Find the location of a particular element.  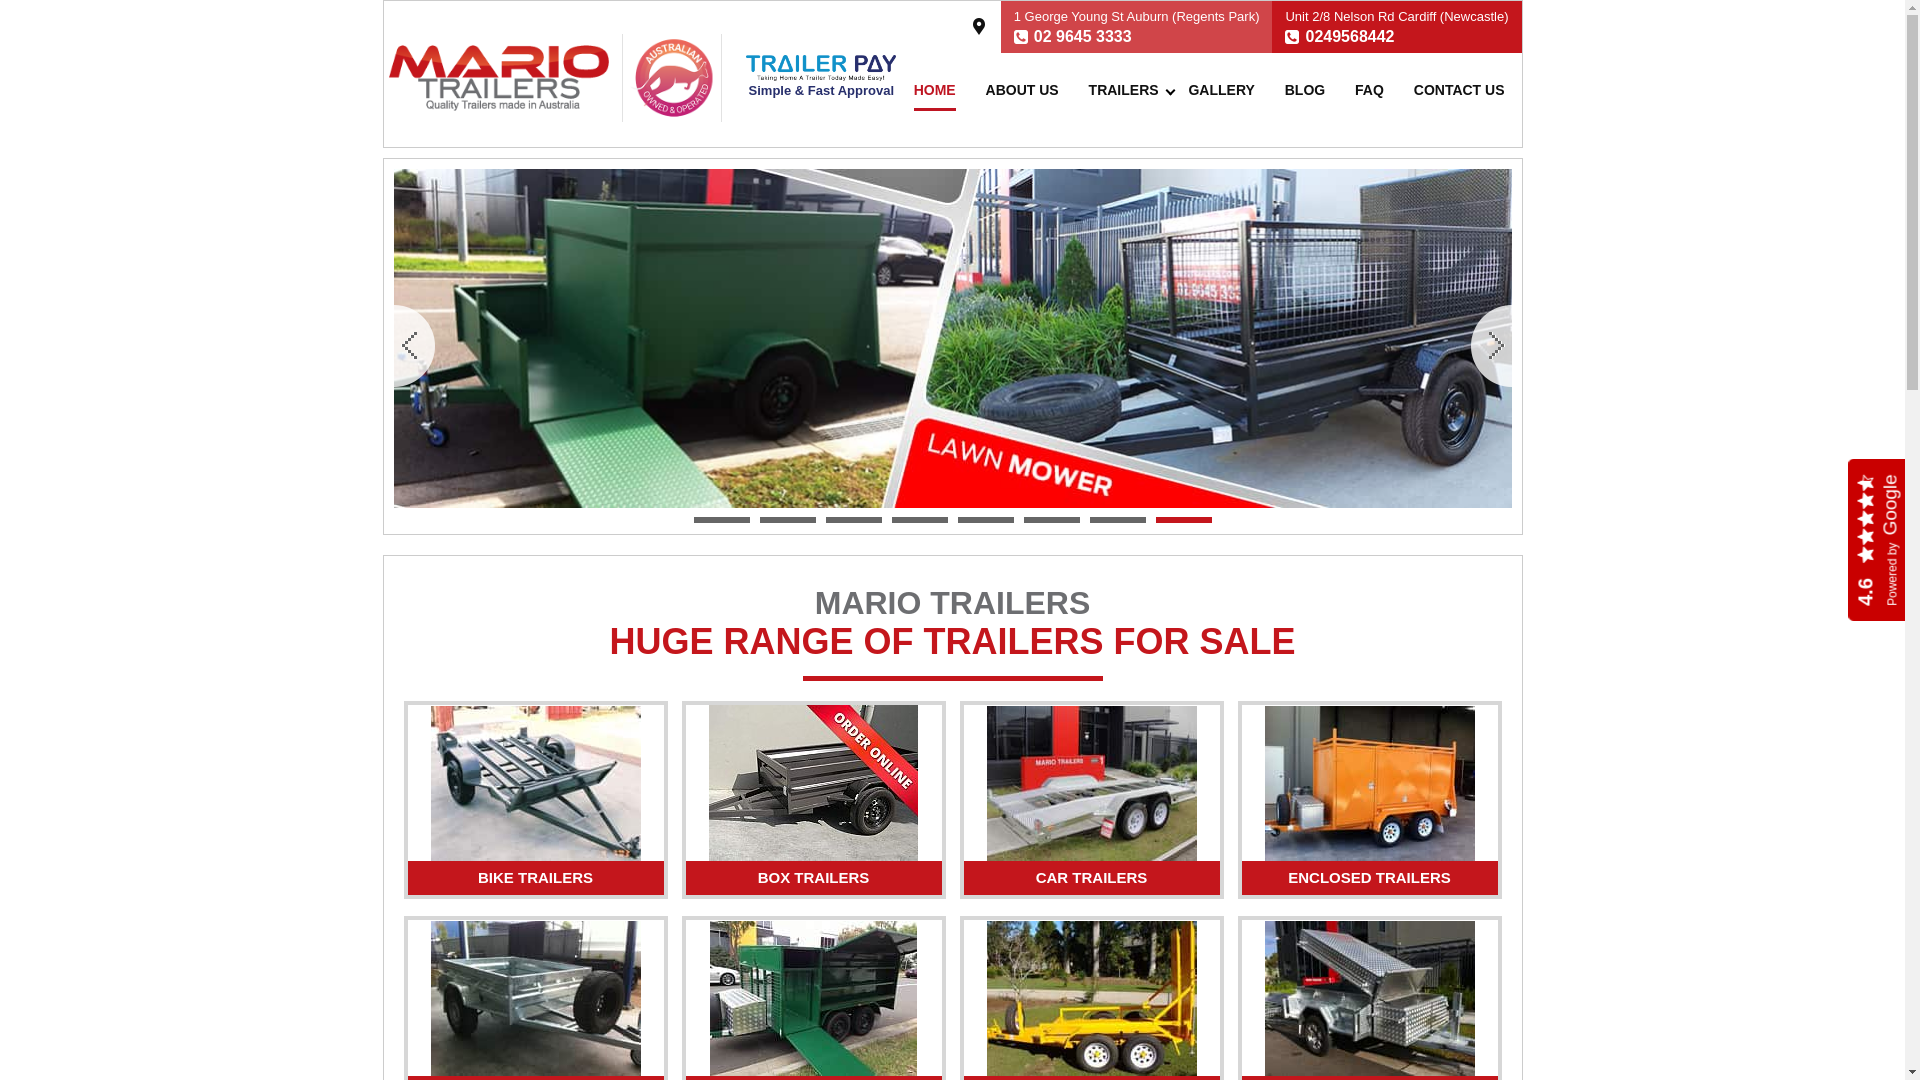

'Enclosed Trailers ' is located at coordinates (1367, 782).